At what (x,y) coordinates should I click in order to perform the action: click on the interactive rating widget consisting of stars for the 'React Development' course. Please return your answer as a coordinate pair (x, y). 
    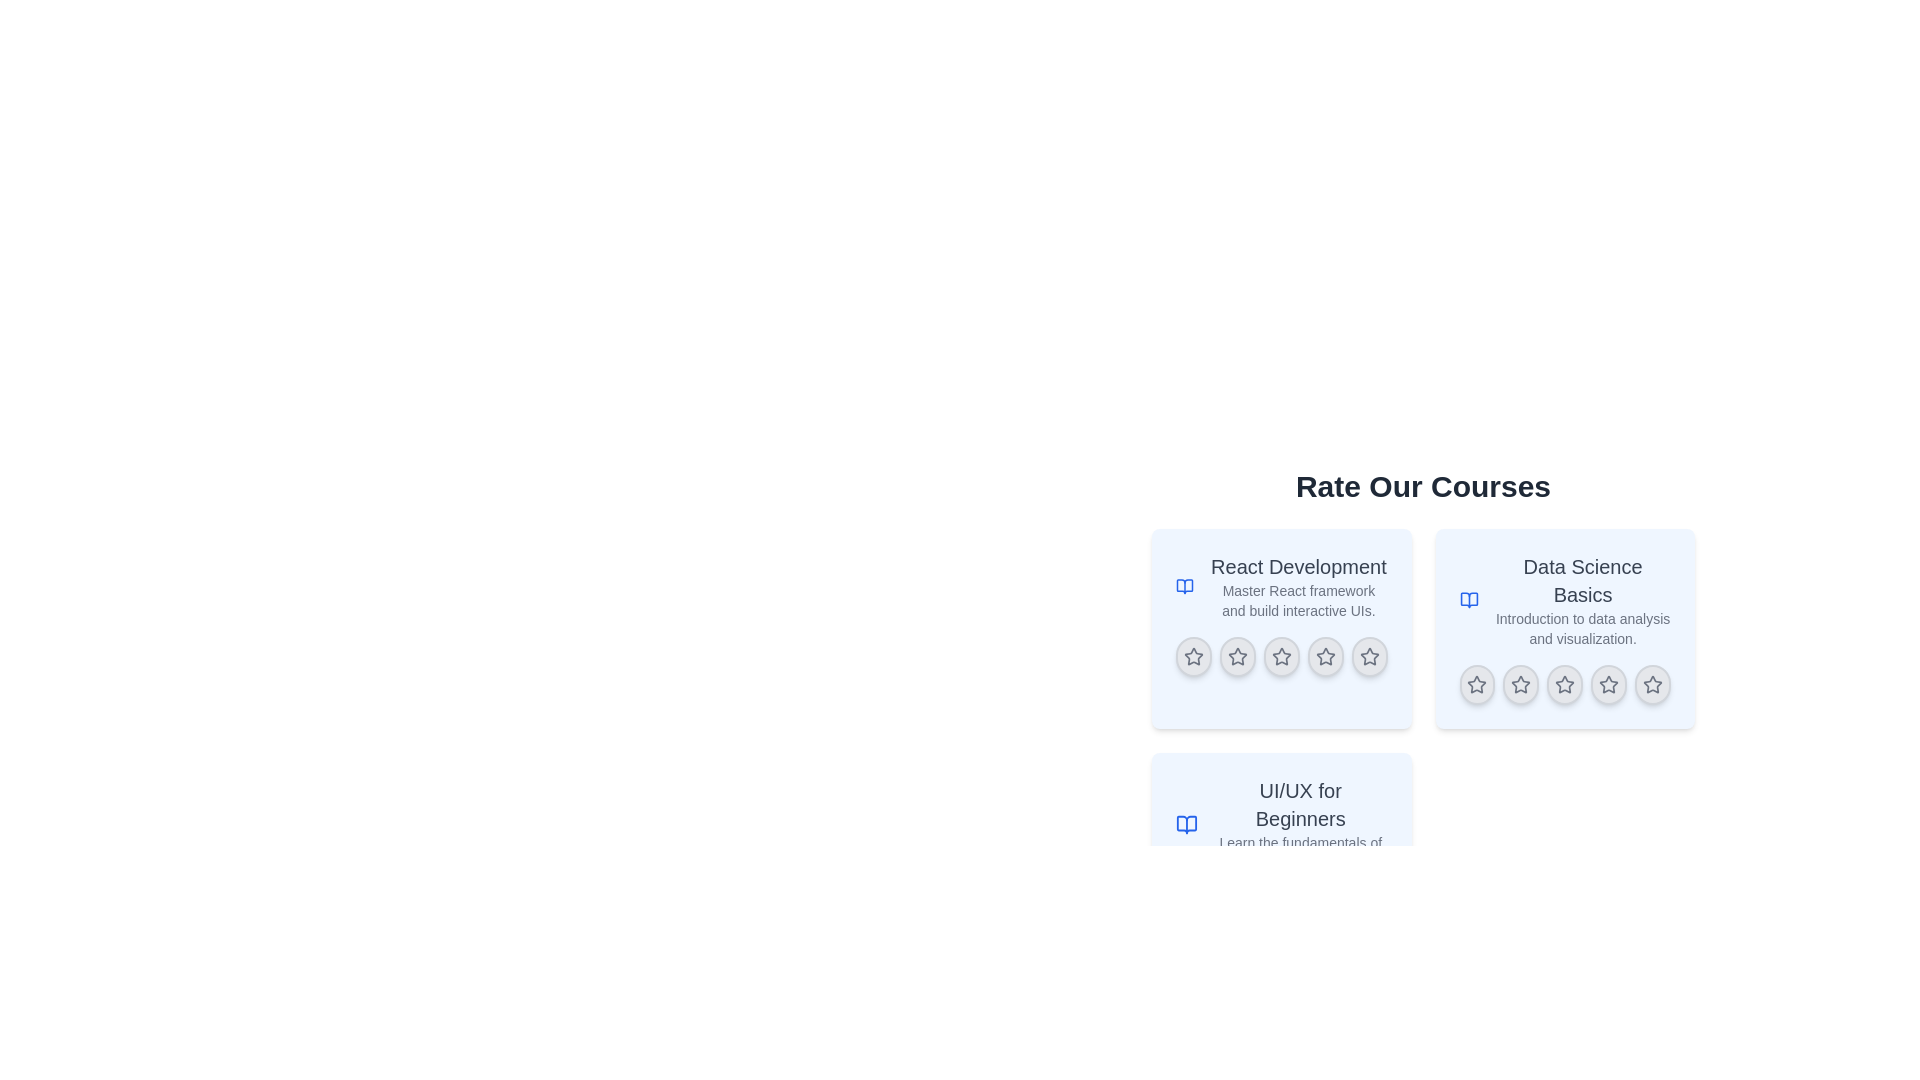
    Looking at the image, I should click on (1281, 656).